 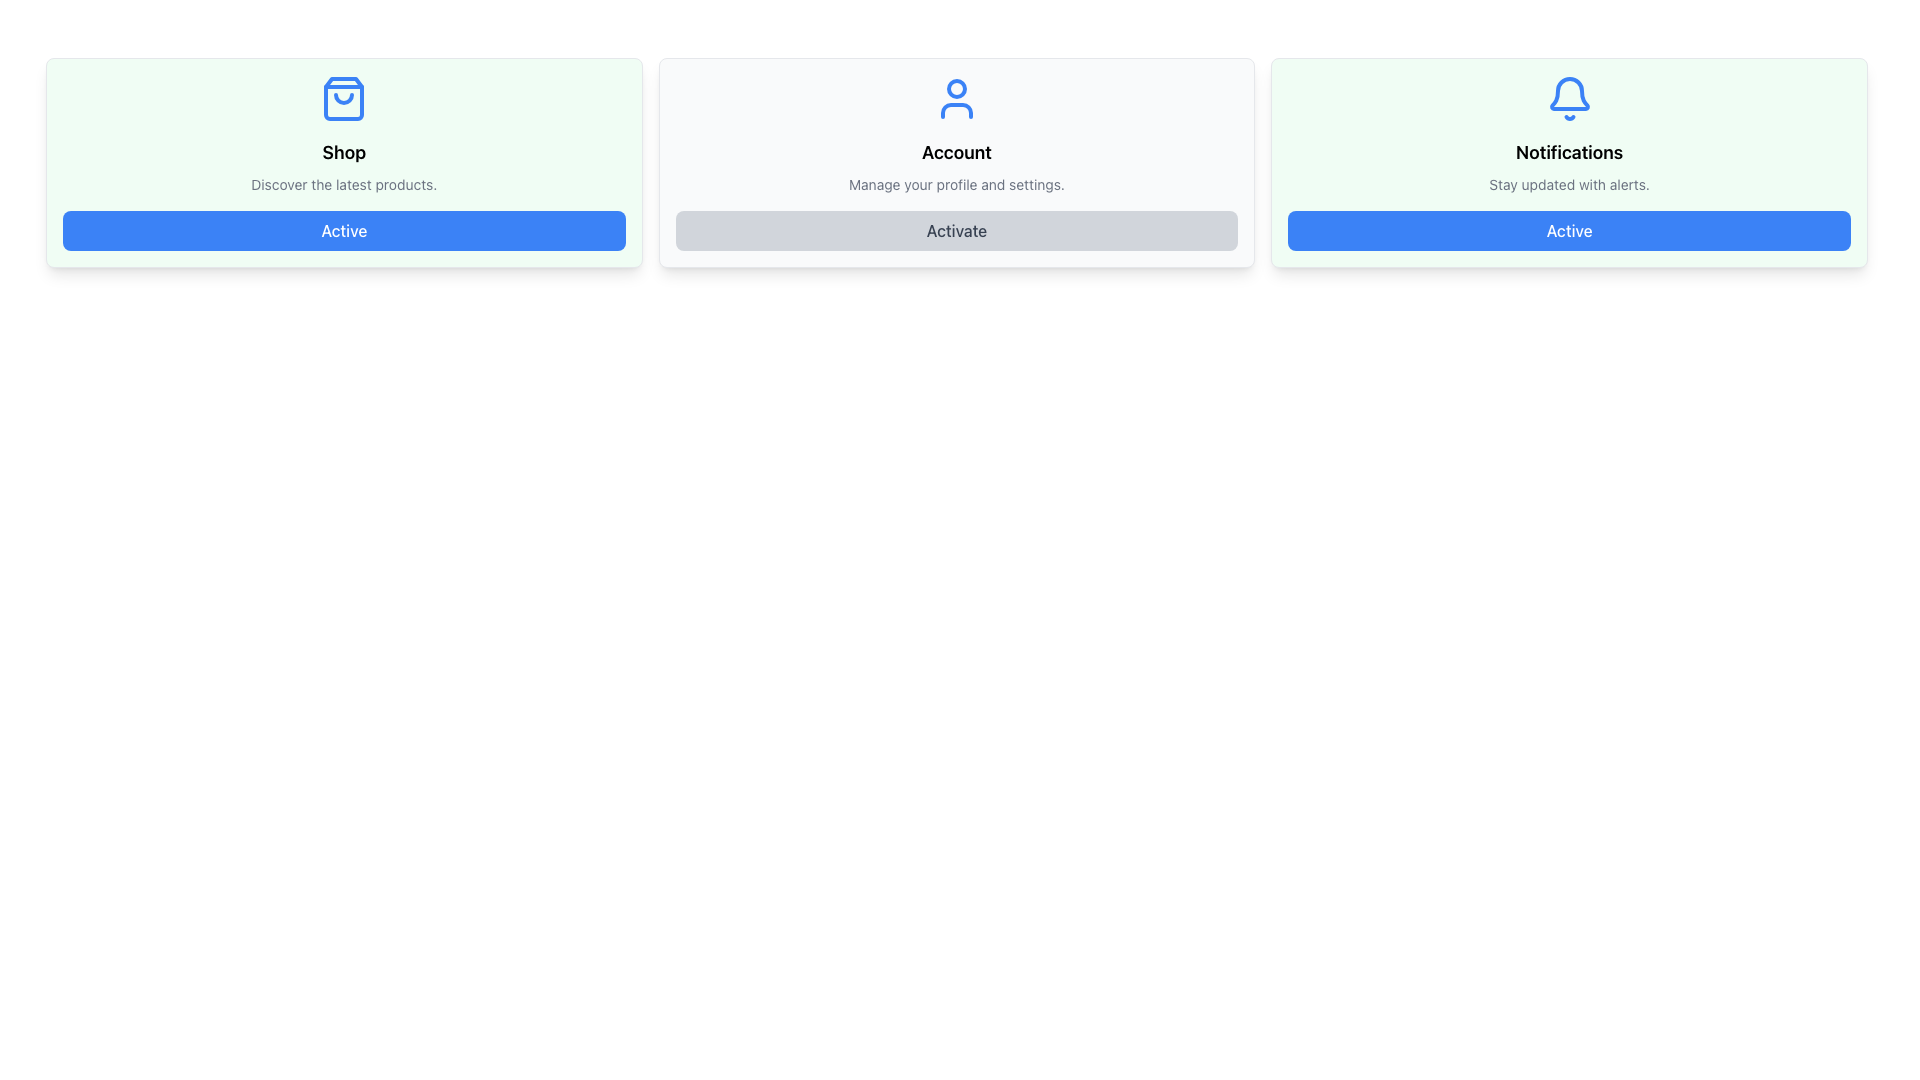 What do you see at coordinates (344, 99) in the screenshot?
I see `the shopping bag icon located at the top portion of the 'Shop' card component, centrally aligned in the first column of a three-column layout` at bounding box center [344, 99].